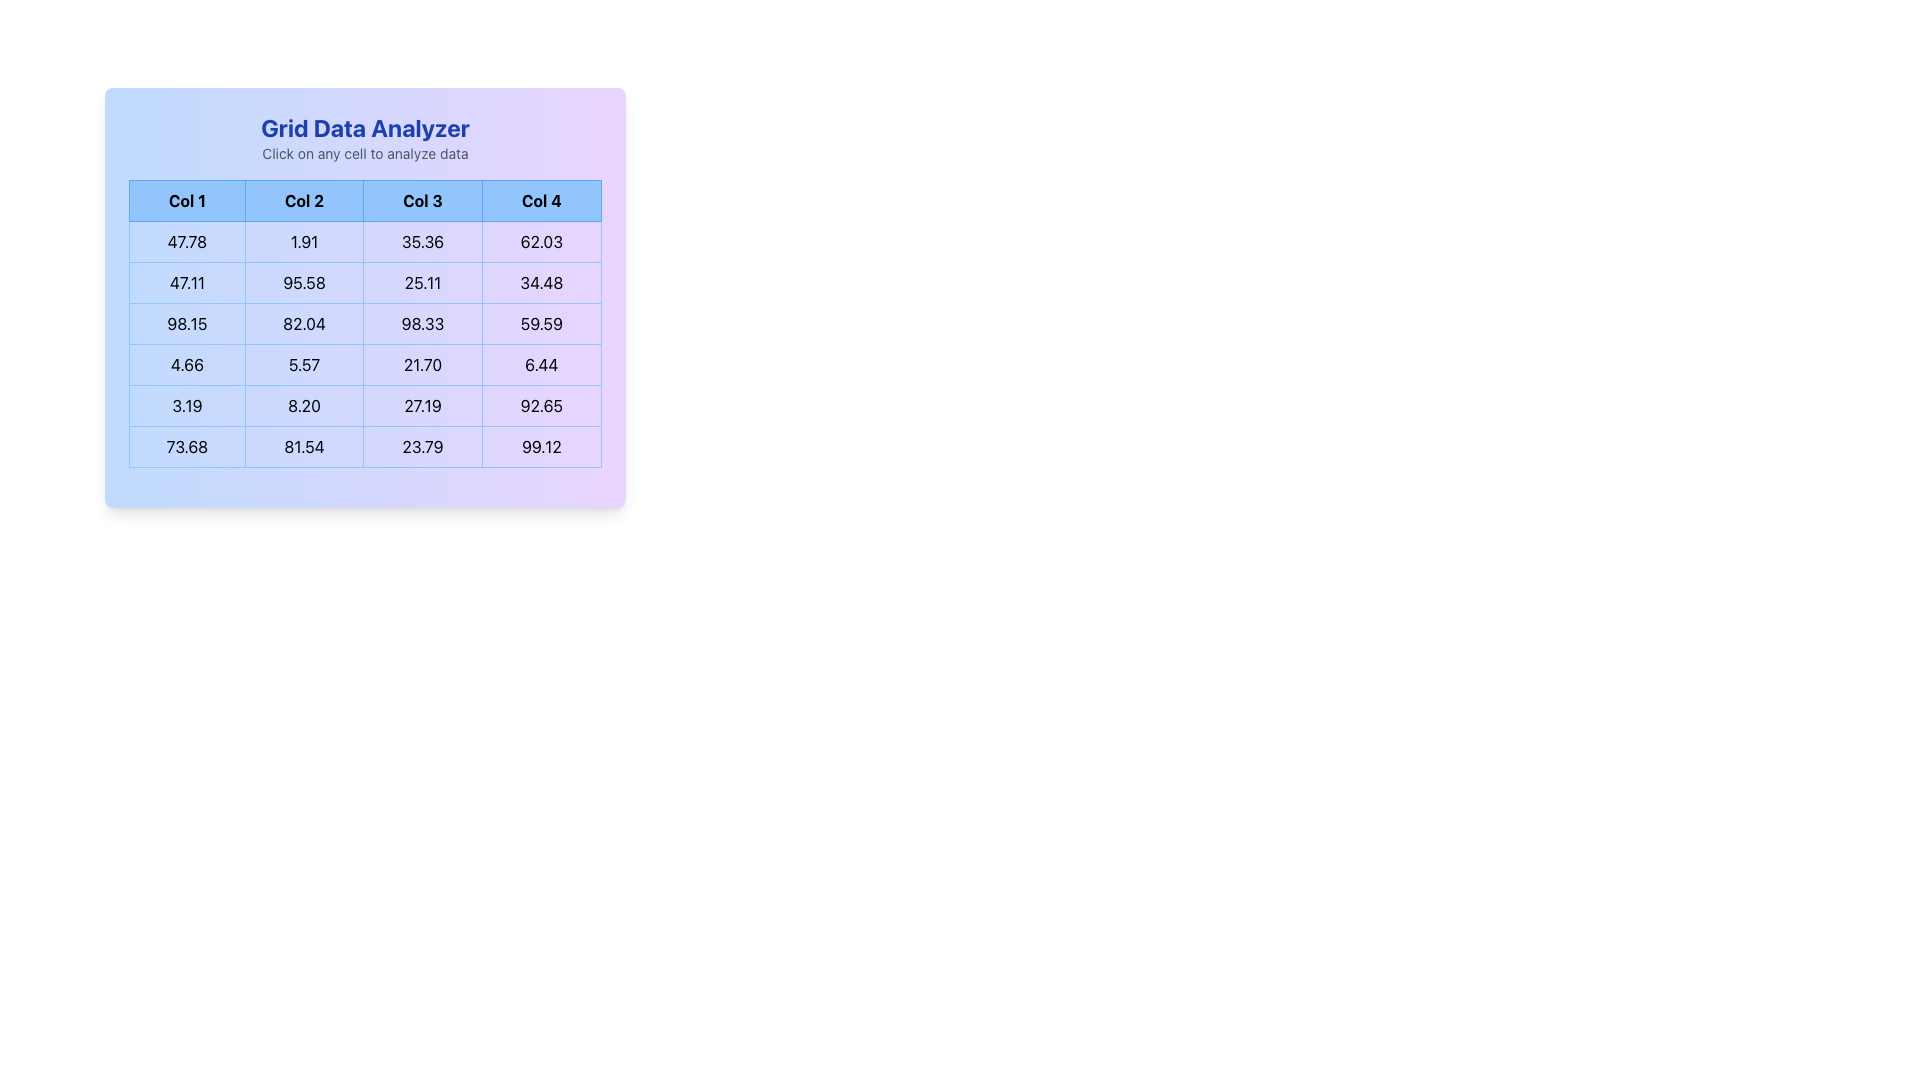 This screenshot has height=1080, width=1920. I want to click on the static text box in the fifth row and fourth column of the grid layout, which displays numerical data for grid analysis, so click(541, 405).